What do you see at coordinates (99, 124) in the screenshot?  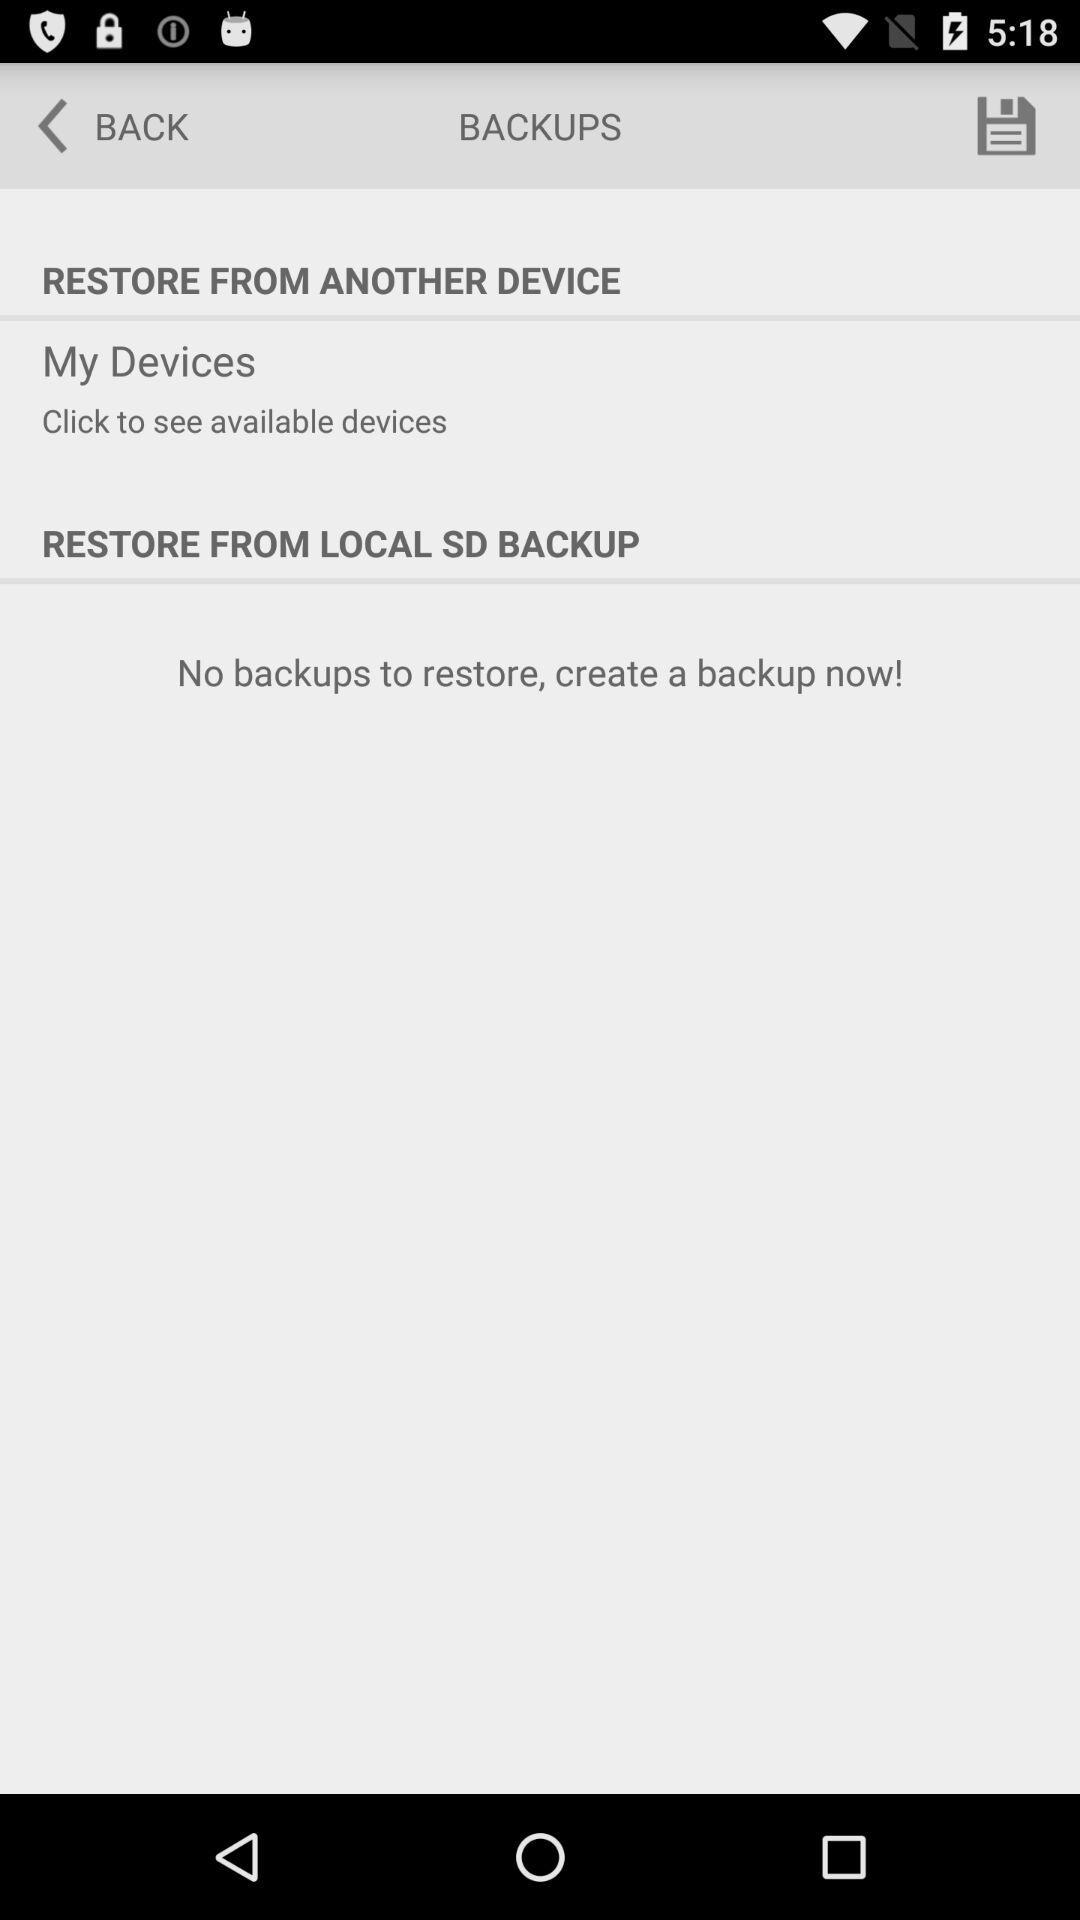 I see `the item to the left of the backups item` at bounding box center [99, 124].